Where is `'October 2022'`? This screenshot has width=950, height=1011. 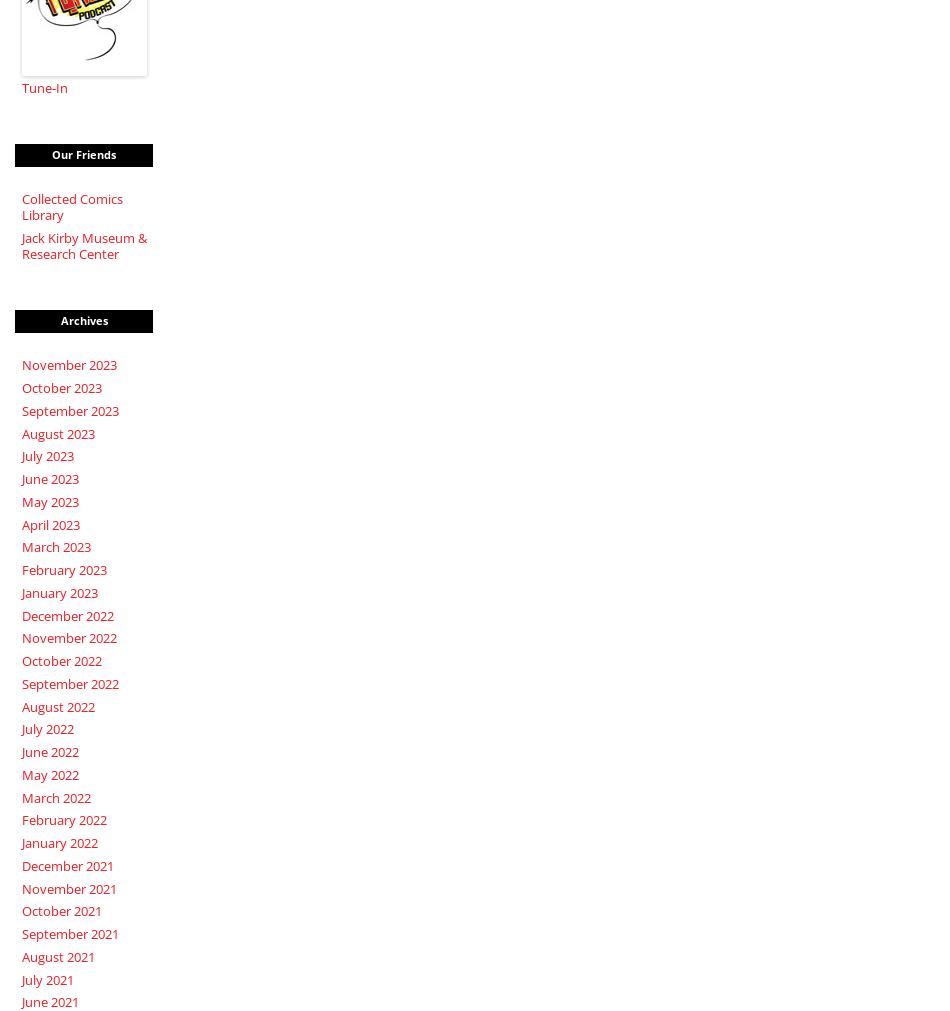 'October 2022' is located at coordinates (60, 660).